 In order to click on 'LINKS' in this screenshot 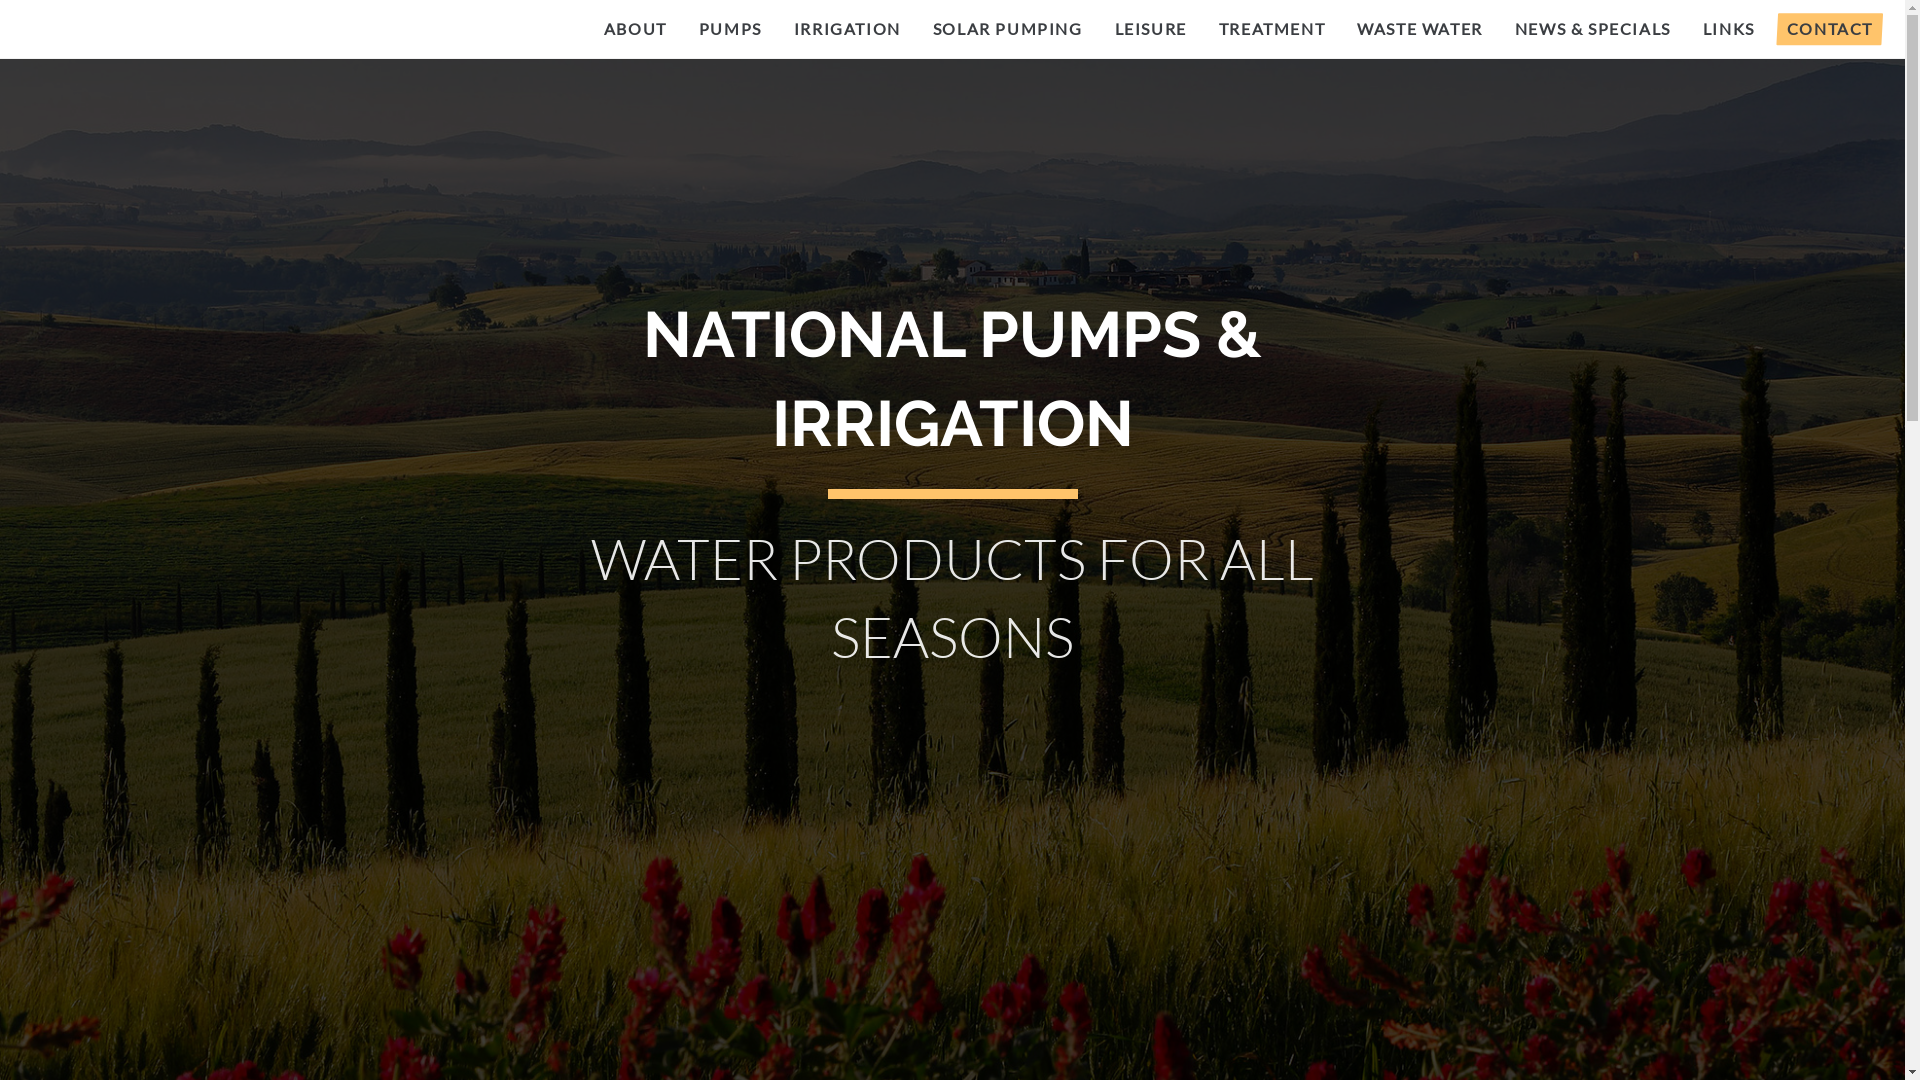, I will do `click(1727, 29)`.